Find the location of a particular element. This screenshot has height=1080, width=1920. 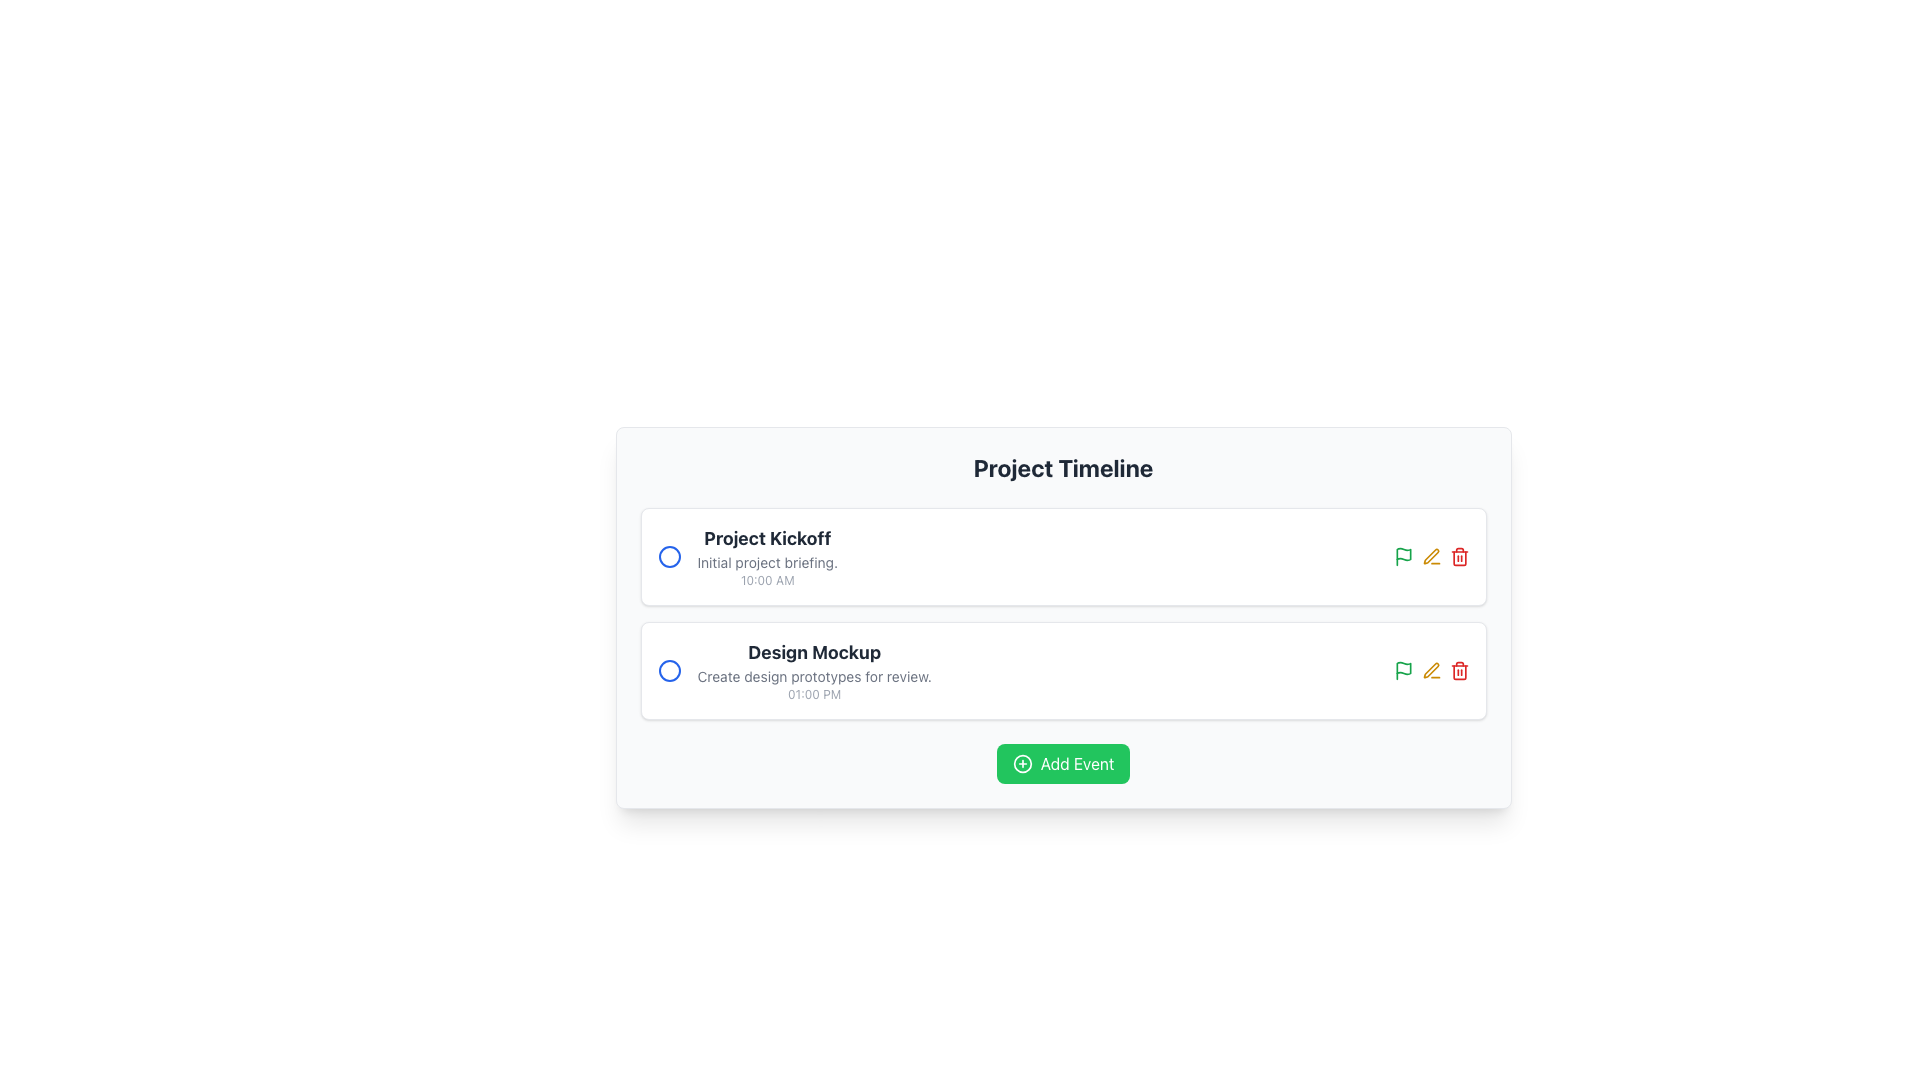

the delete button located within the 'Design Mockup' task panel, which is the rightmost icon in its group is located at coordinates (1459, 671).